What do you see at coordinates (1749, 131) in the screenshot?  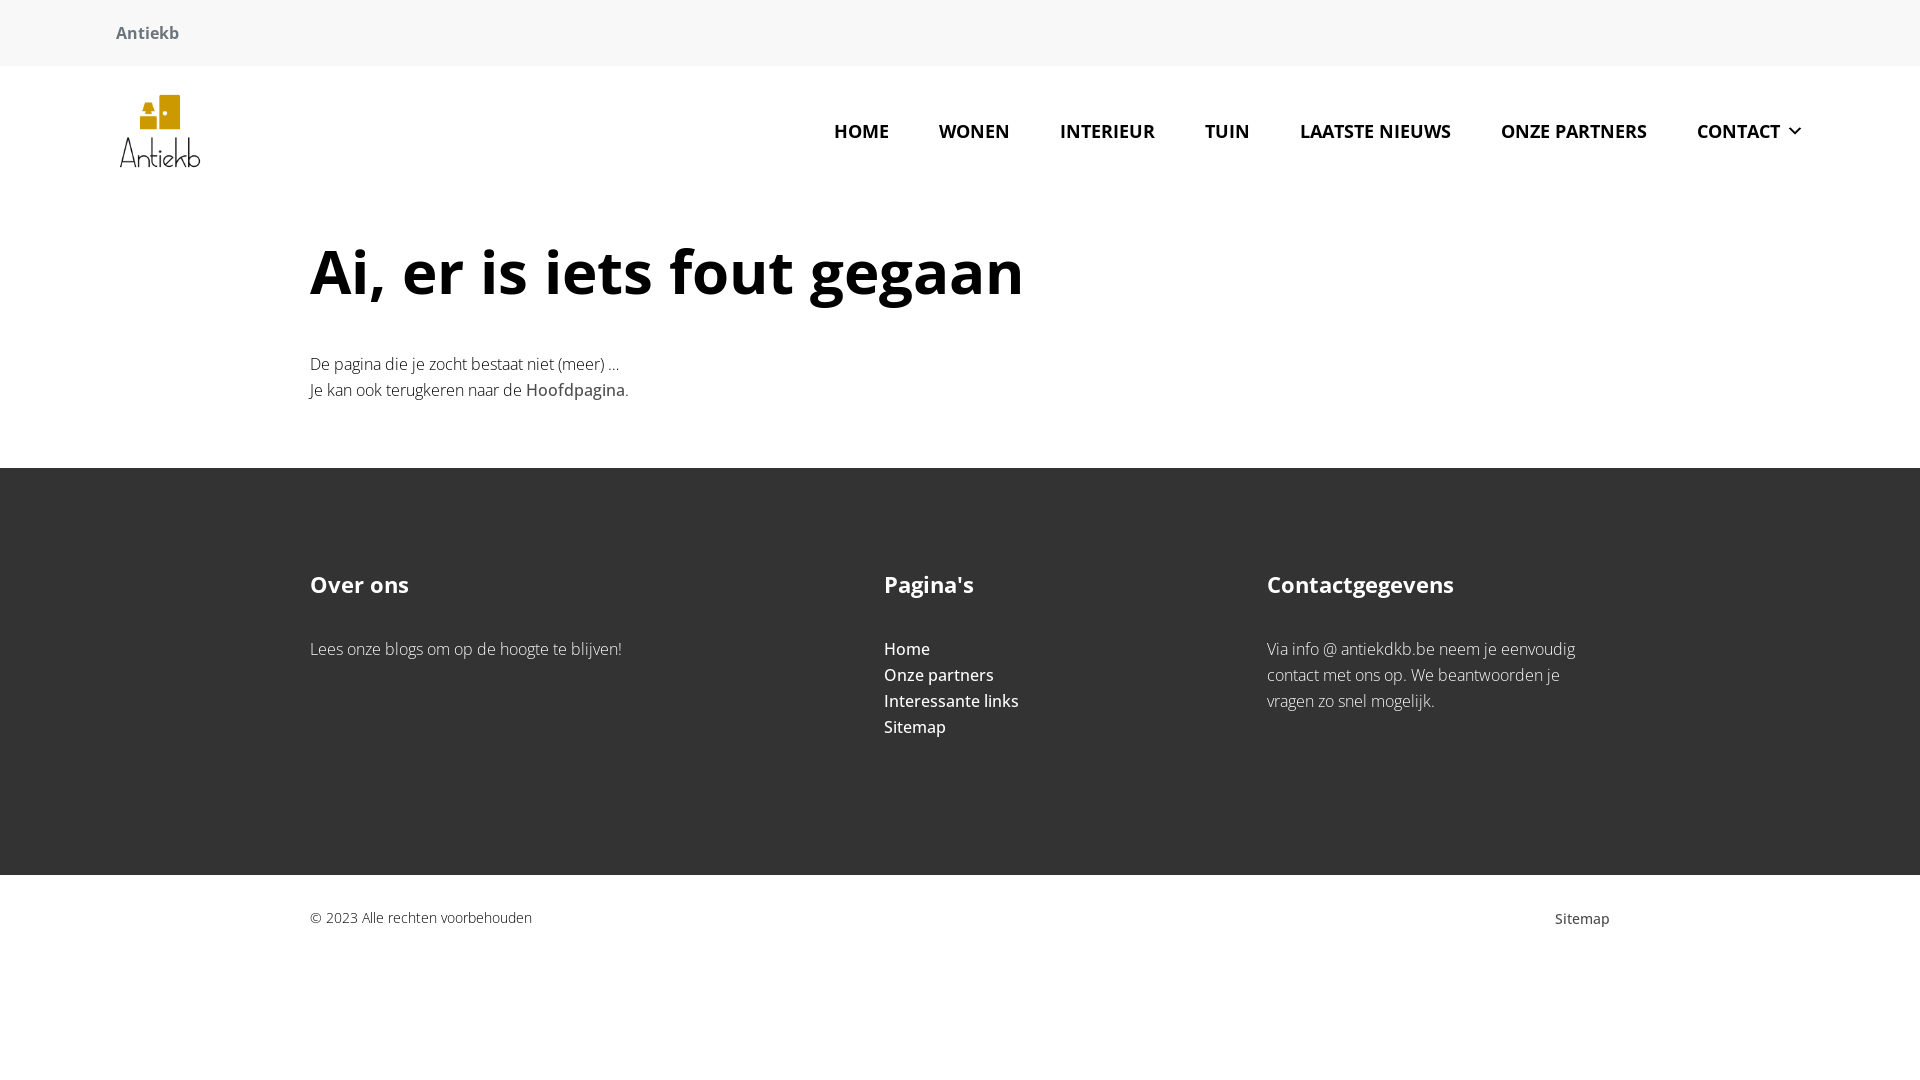 I see `'CONTACT'` at bounding box center [1749, 131].